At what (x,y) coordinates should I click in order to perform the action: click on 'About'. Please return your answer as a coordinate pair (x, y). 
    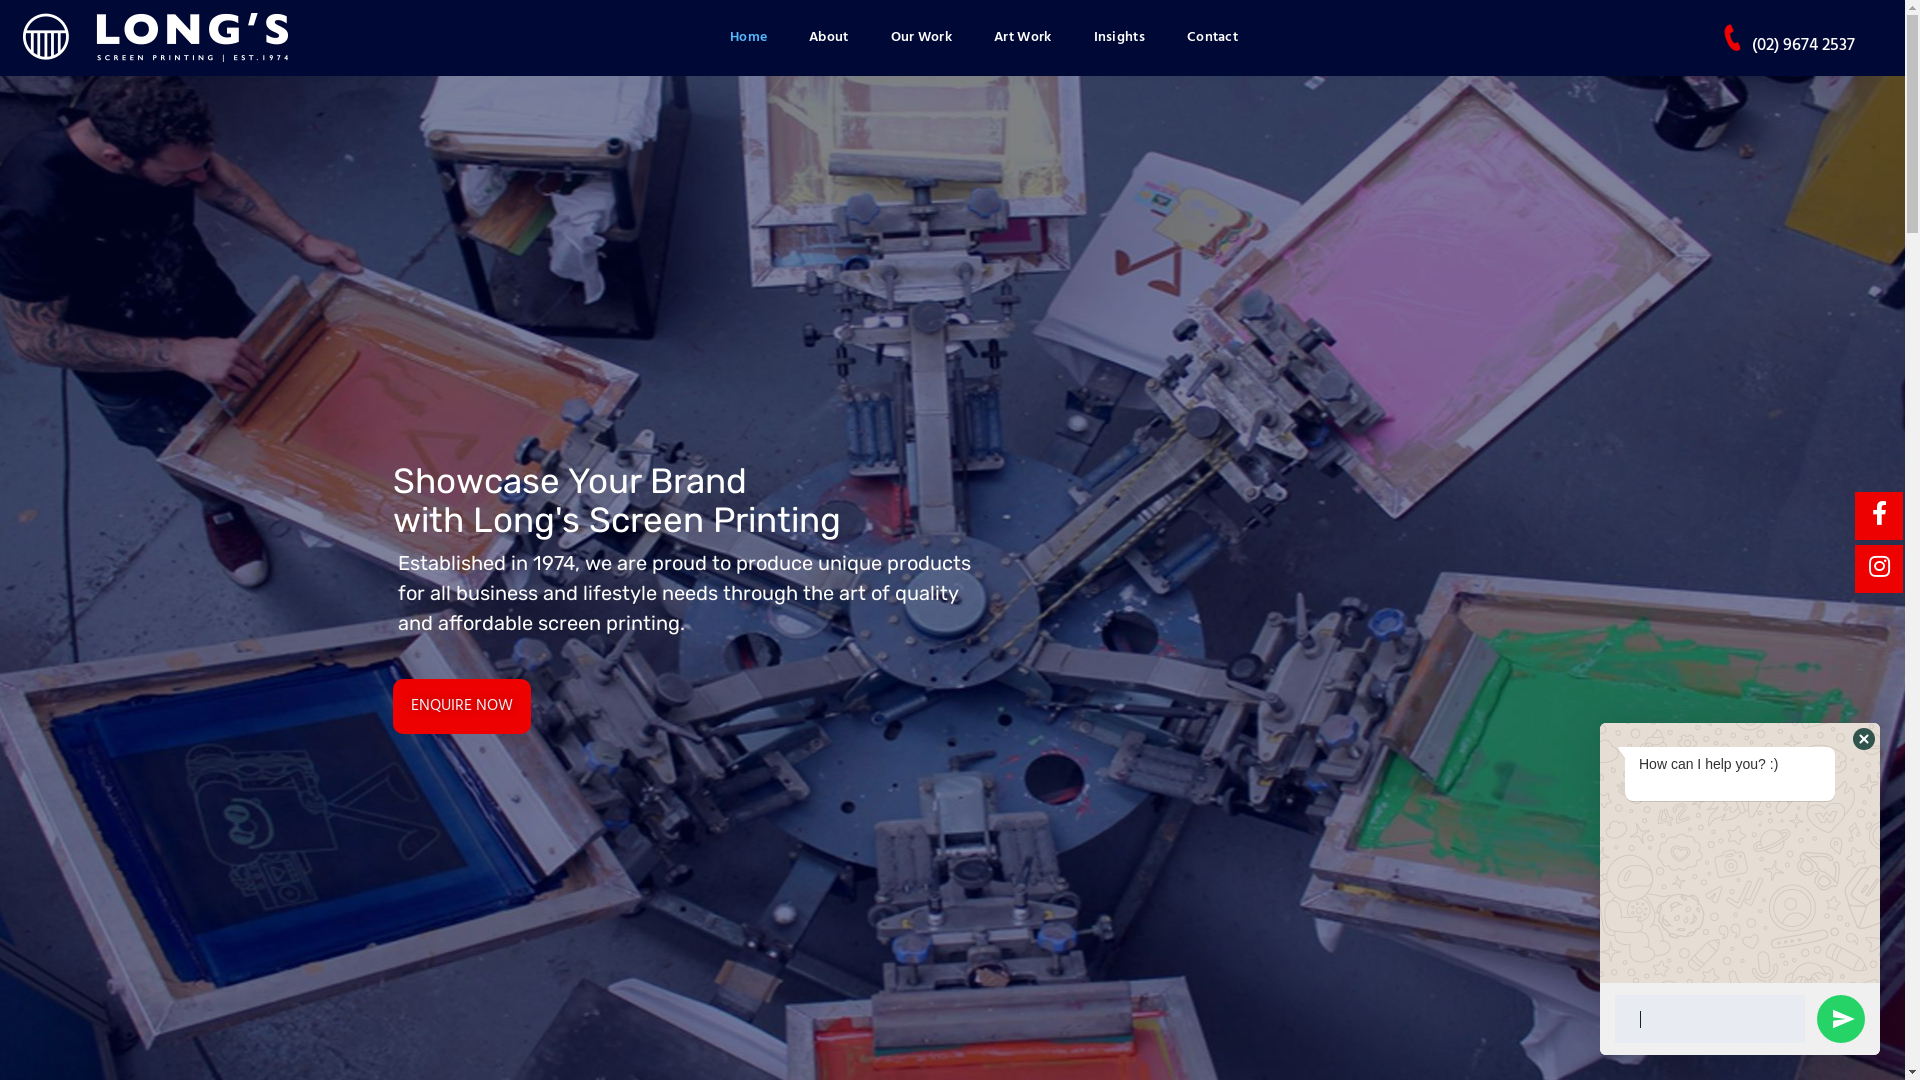
    Looking at the image, I should click on (829, 38).